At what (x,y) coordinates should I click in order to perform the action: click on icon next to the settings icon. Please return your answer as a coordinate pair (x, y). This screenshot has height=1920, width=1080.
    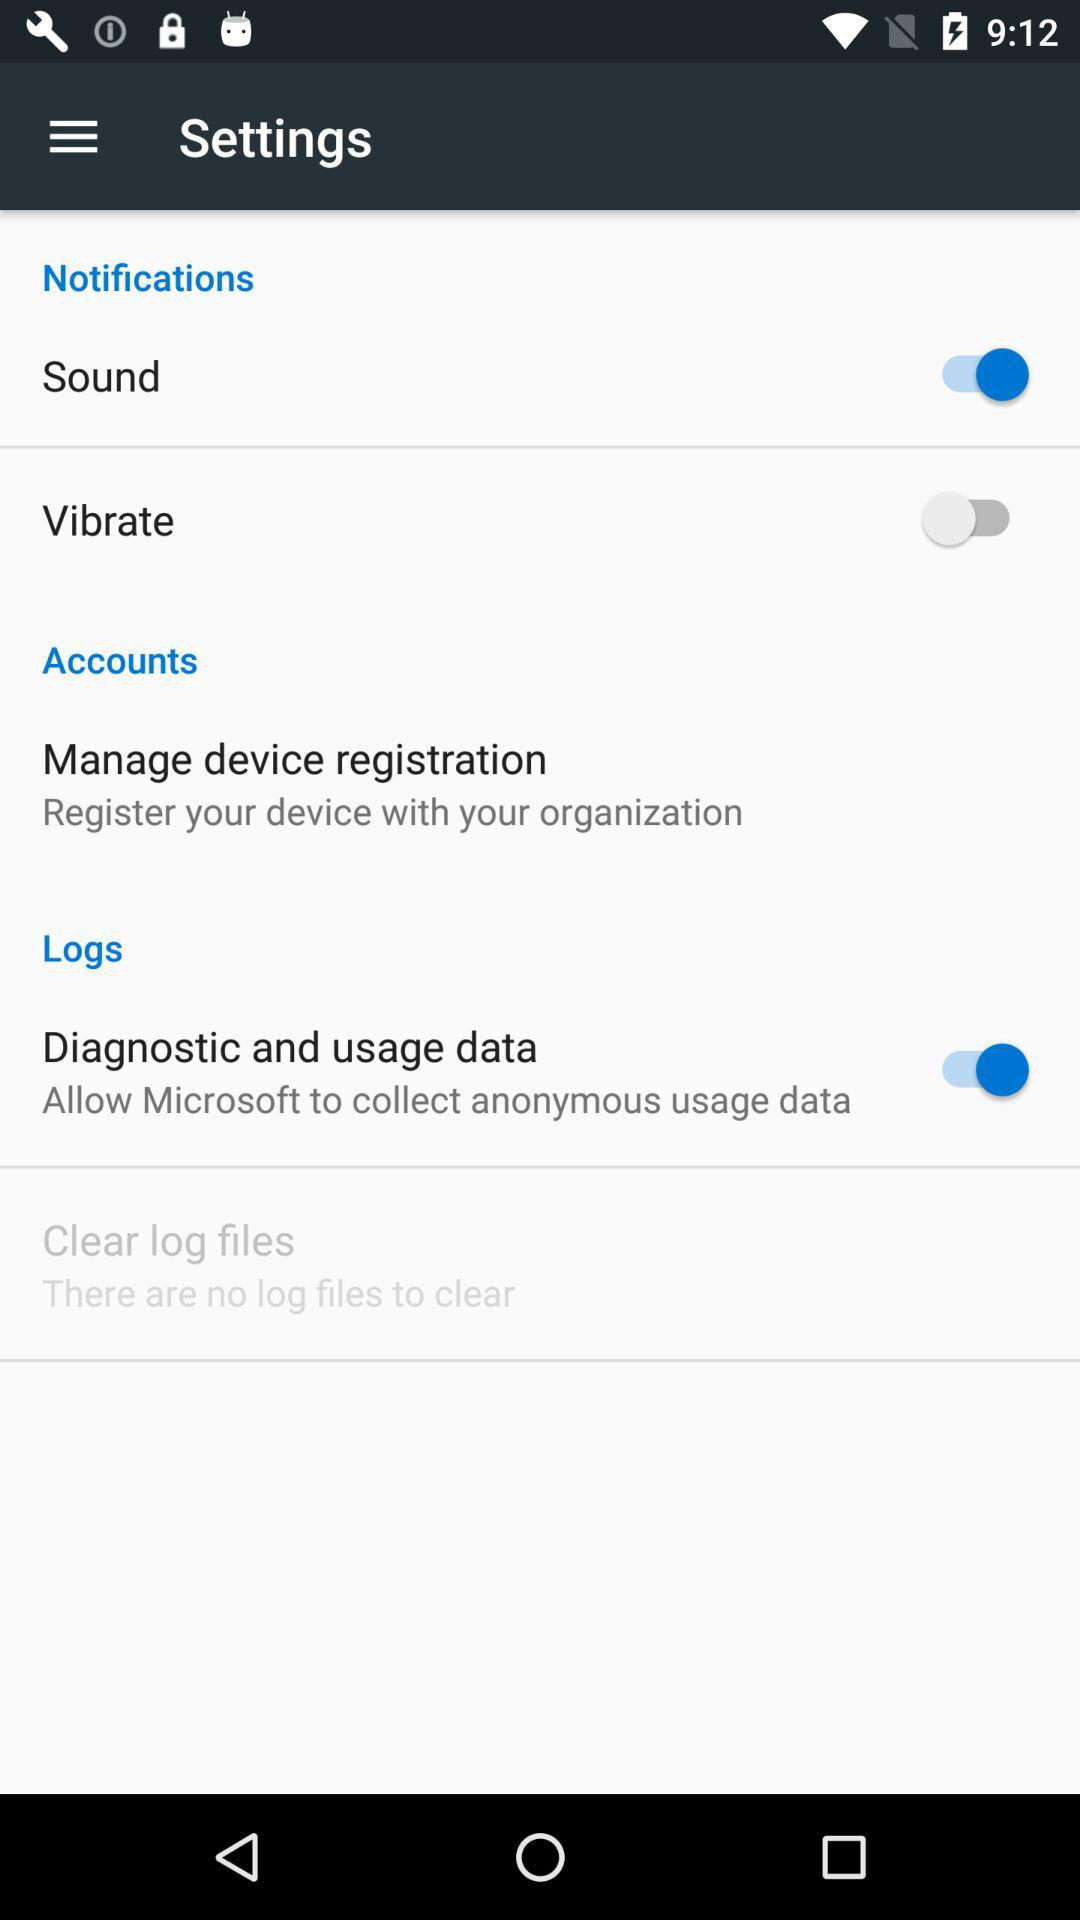
    Looking at the image, I should click on (83, 135).